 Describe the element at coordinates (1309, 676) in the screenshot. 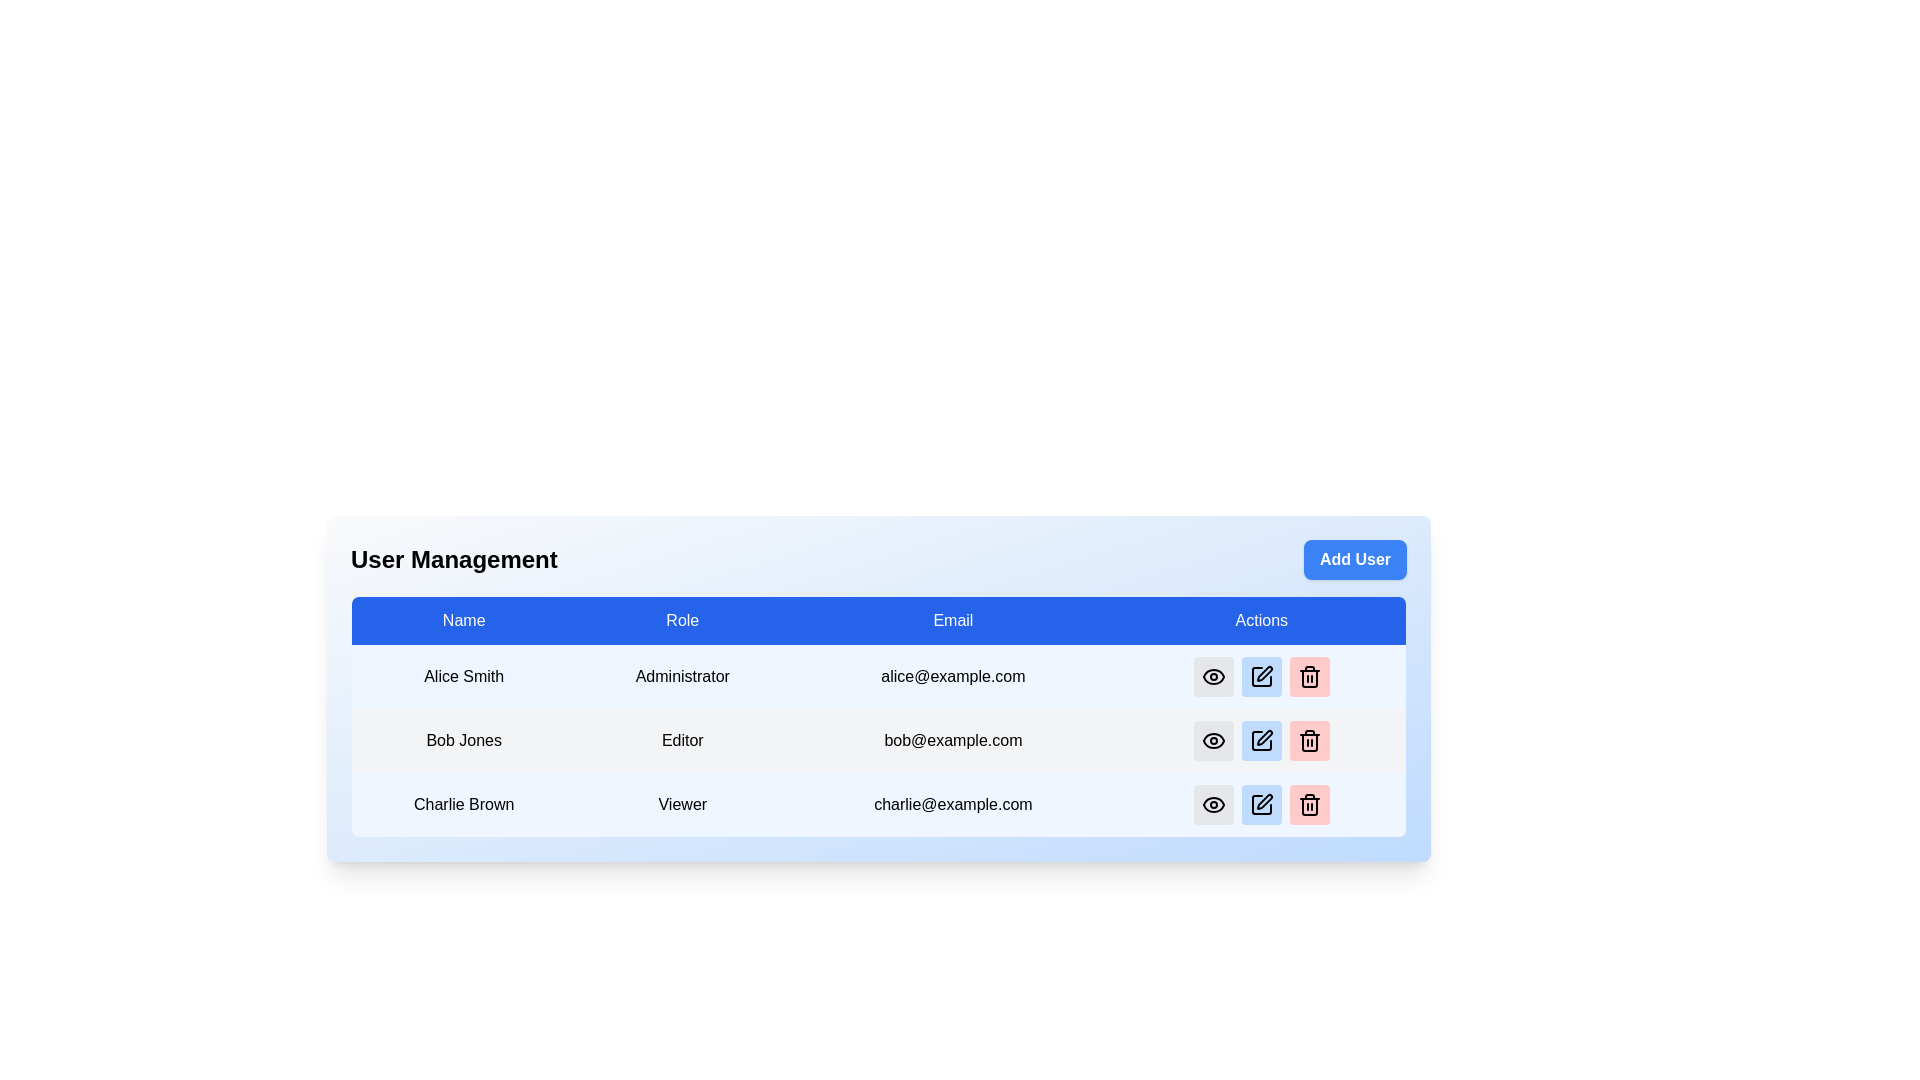

I see `the trash icon button with a red background and black outlines located` at that location.